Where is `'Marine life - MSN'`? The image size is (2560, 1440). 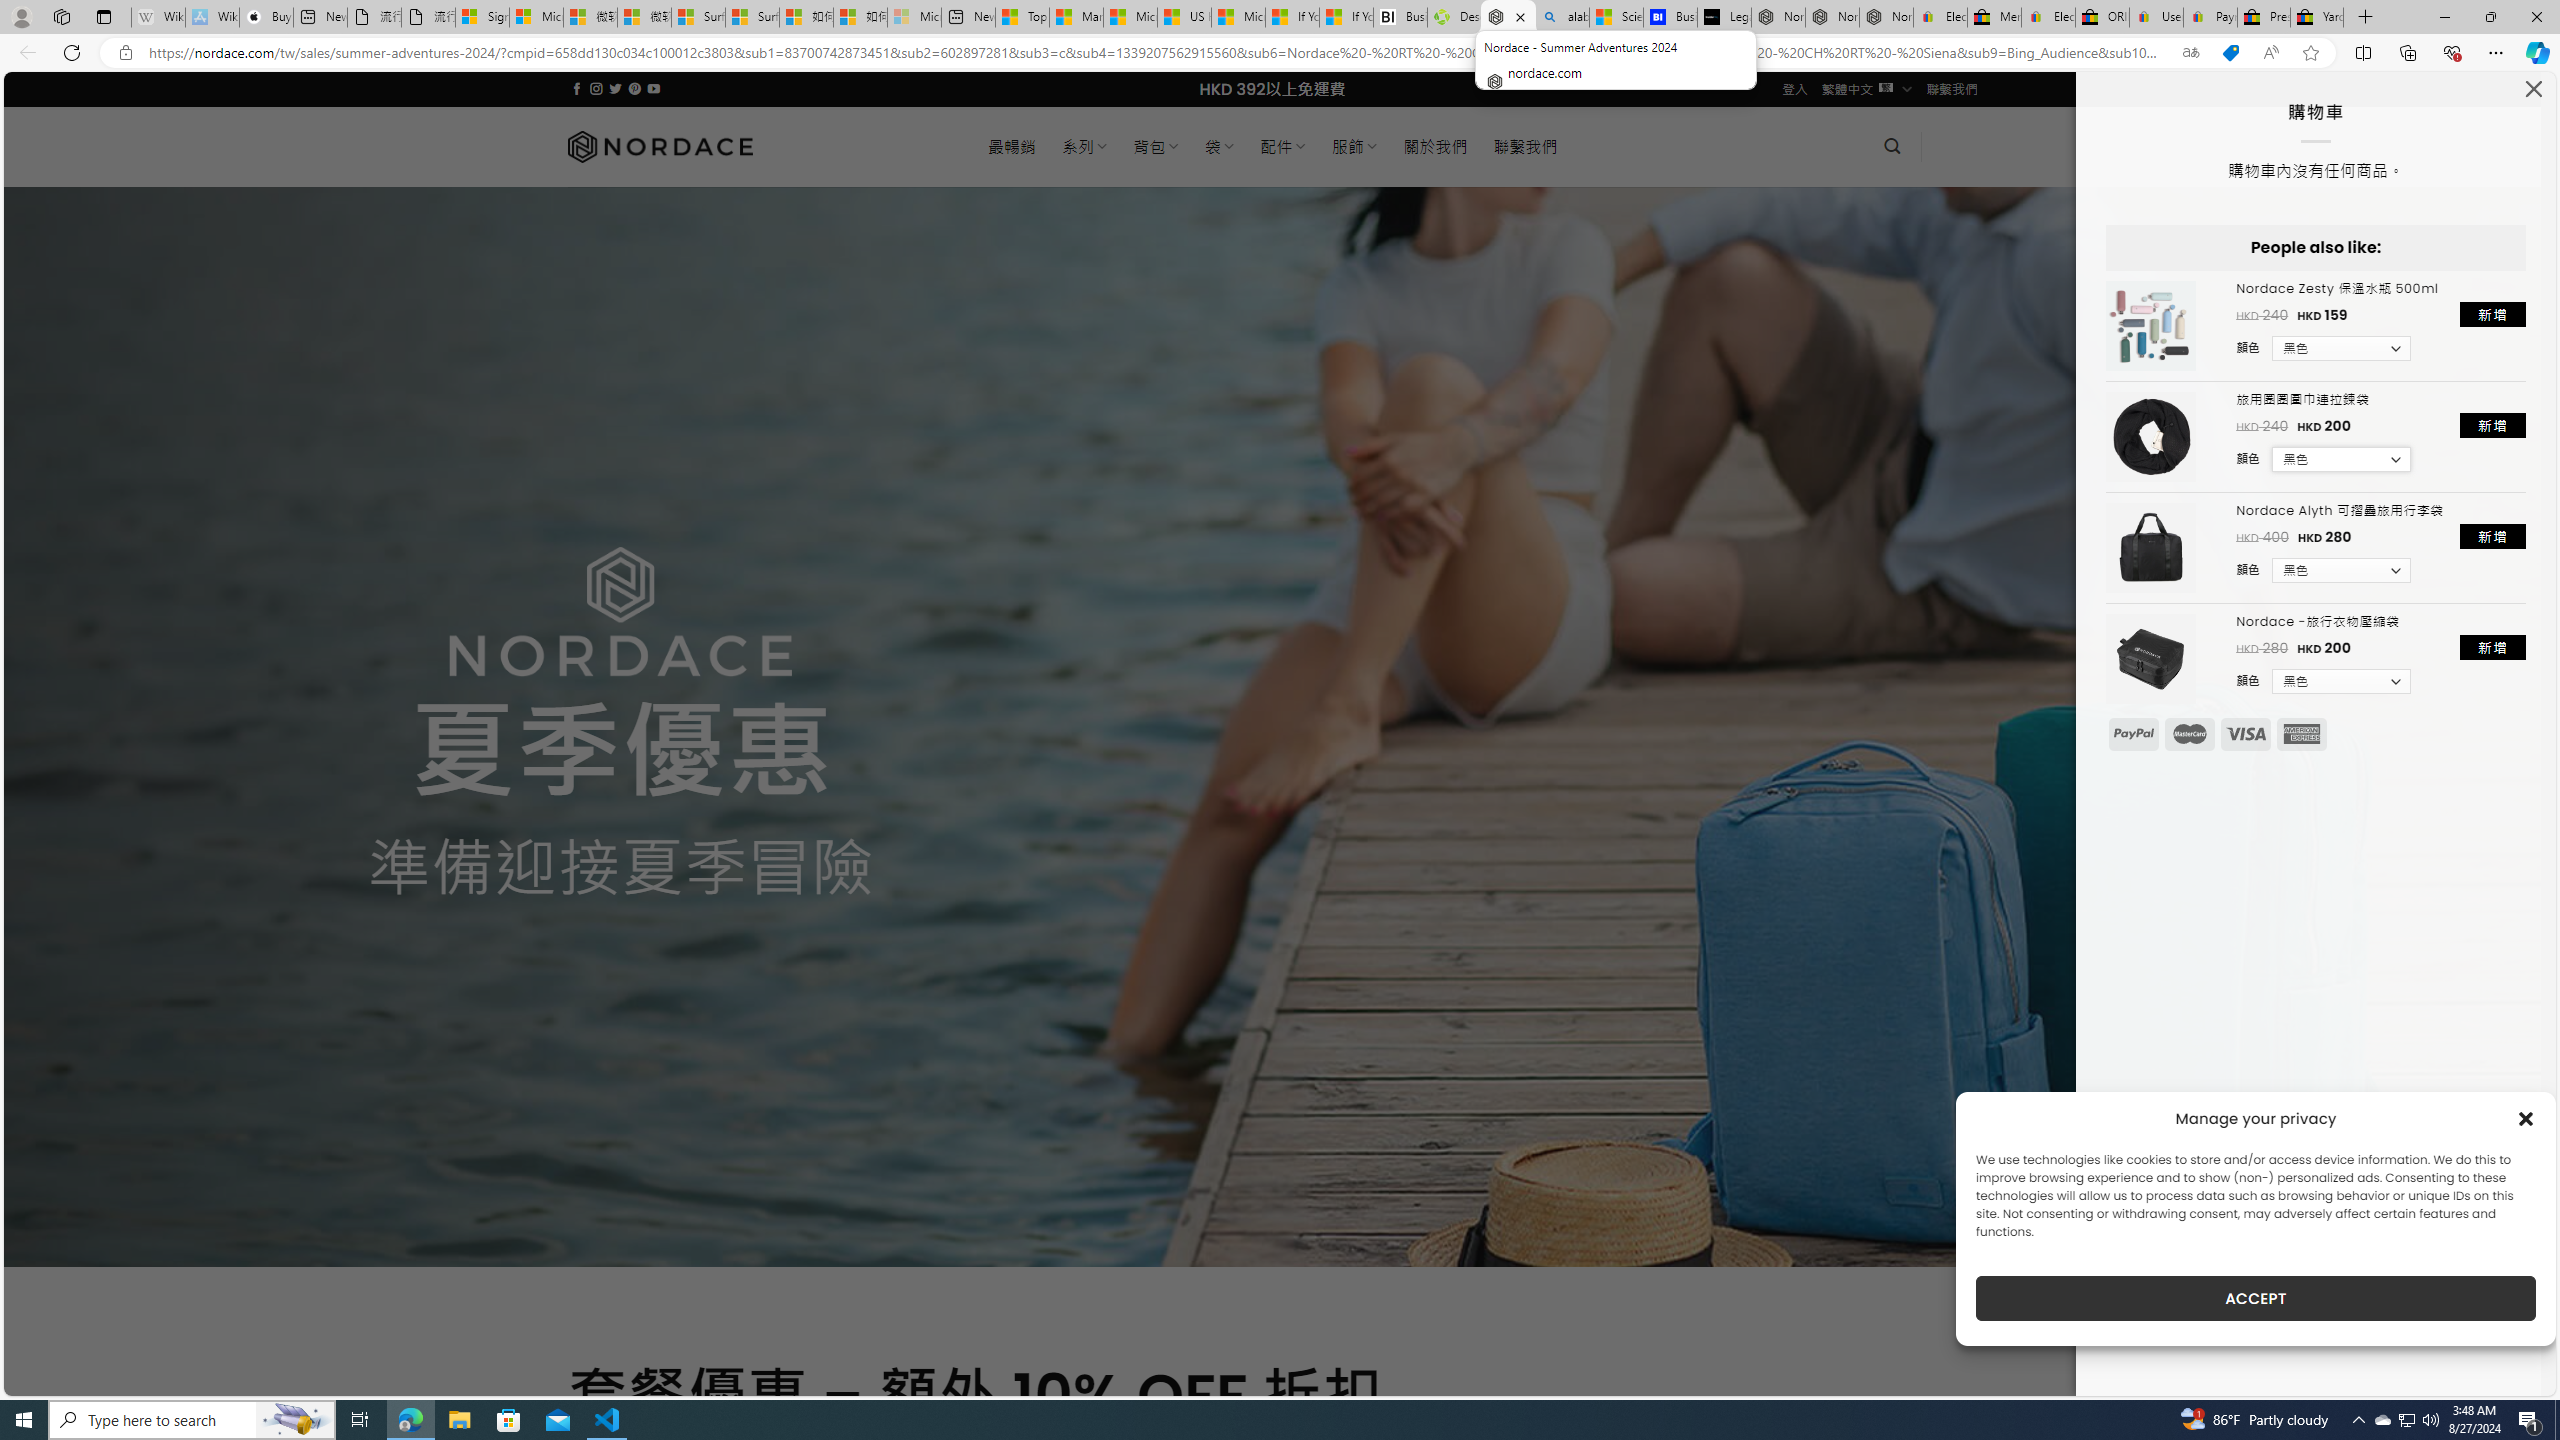 'Marine life - MSN' is located at coordinates (1076, 16).